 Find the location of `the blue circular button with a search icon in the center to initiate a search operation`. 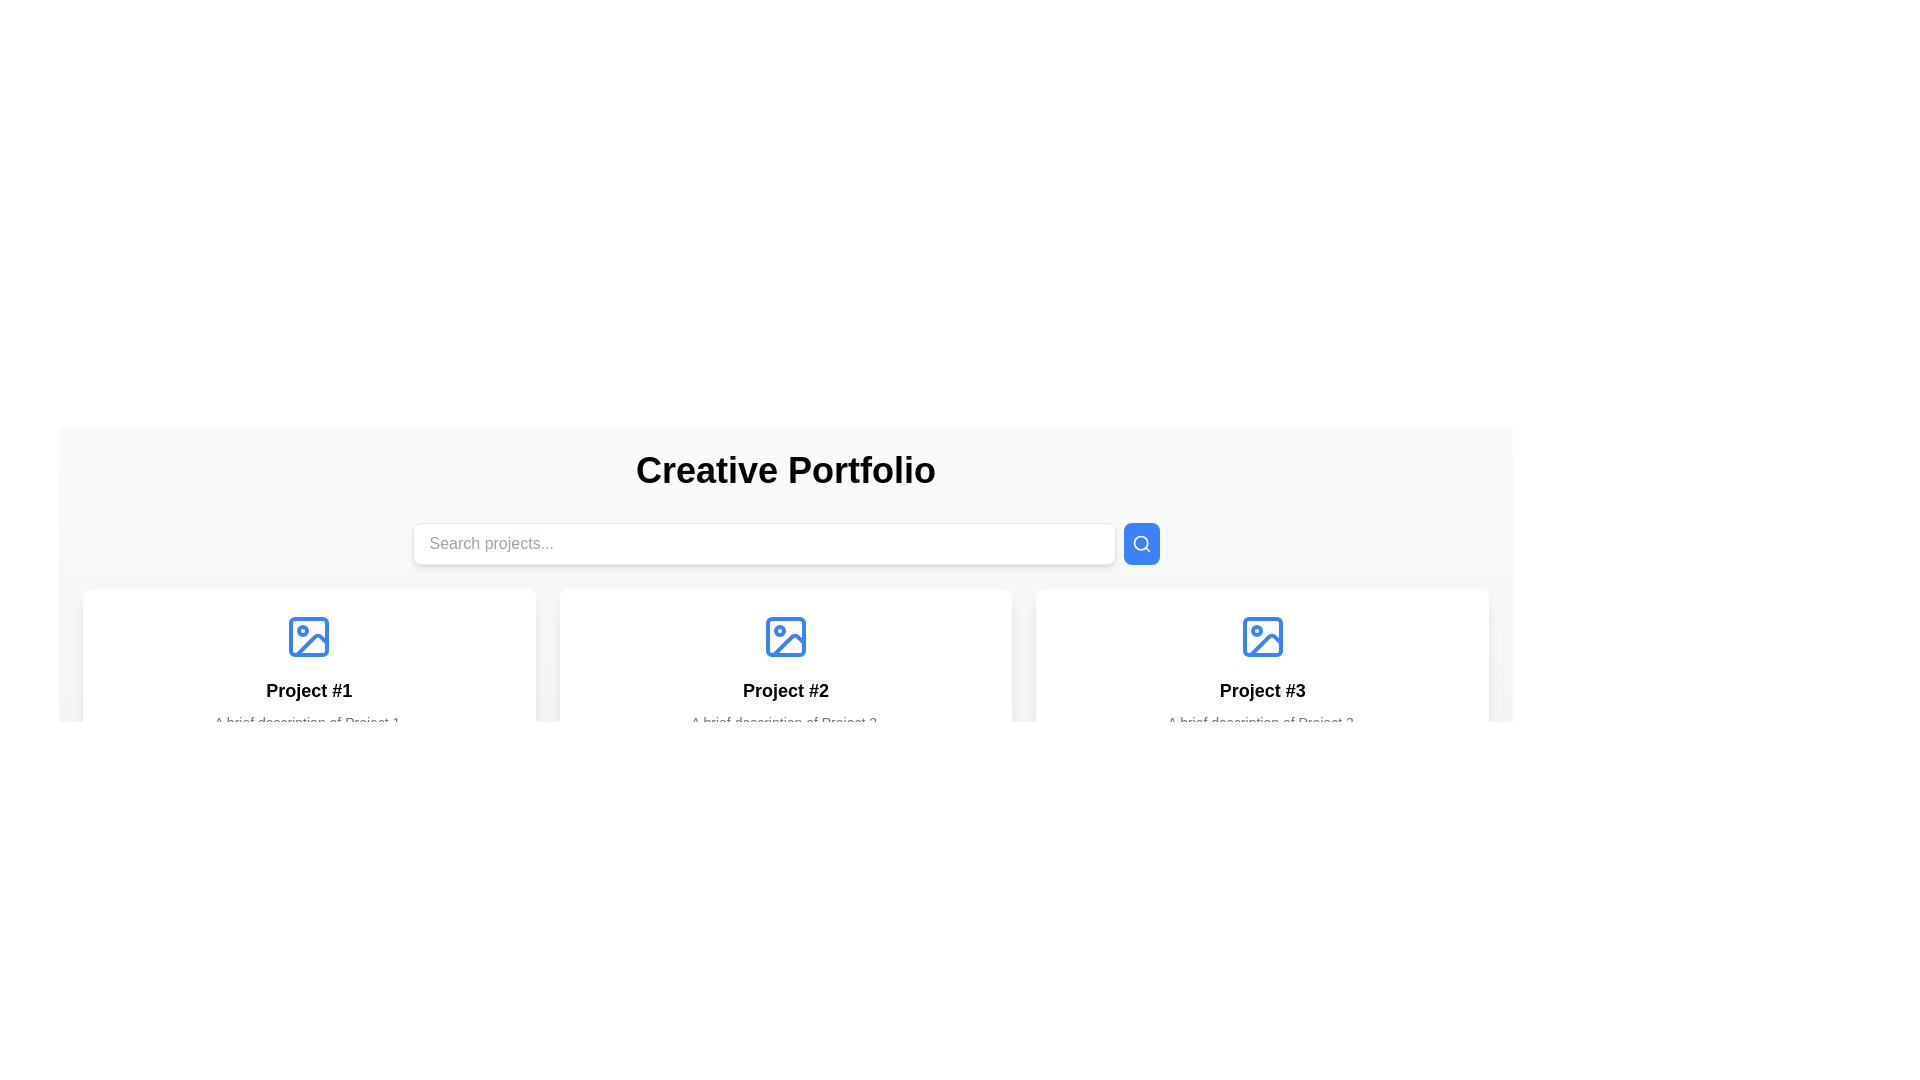

the blue circular button with a search icon in the center to initiate a search operation is located at coordinates (1141, 543).